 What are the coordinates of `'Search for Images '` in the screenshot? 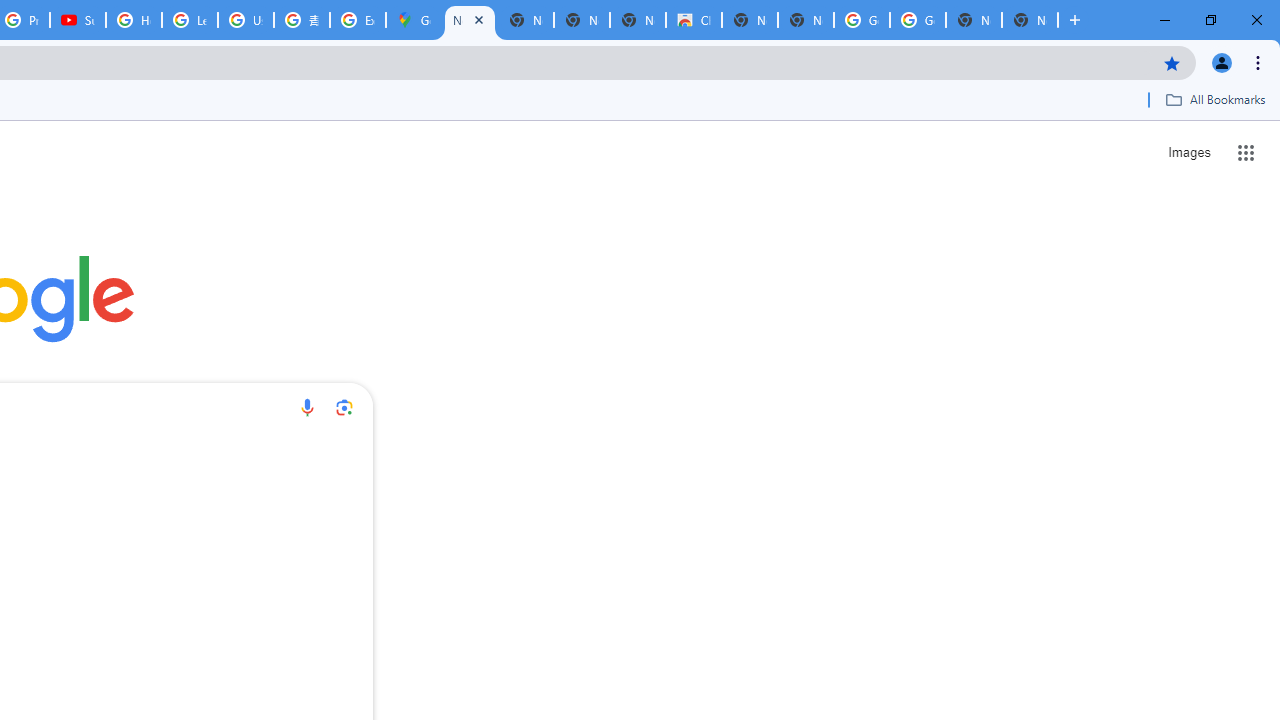 It's located at (1189, 152).